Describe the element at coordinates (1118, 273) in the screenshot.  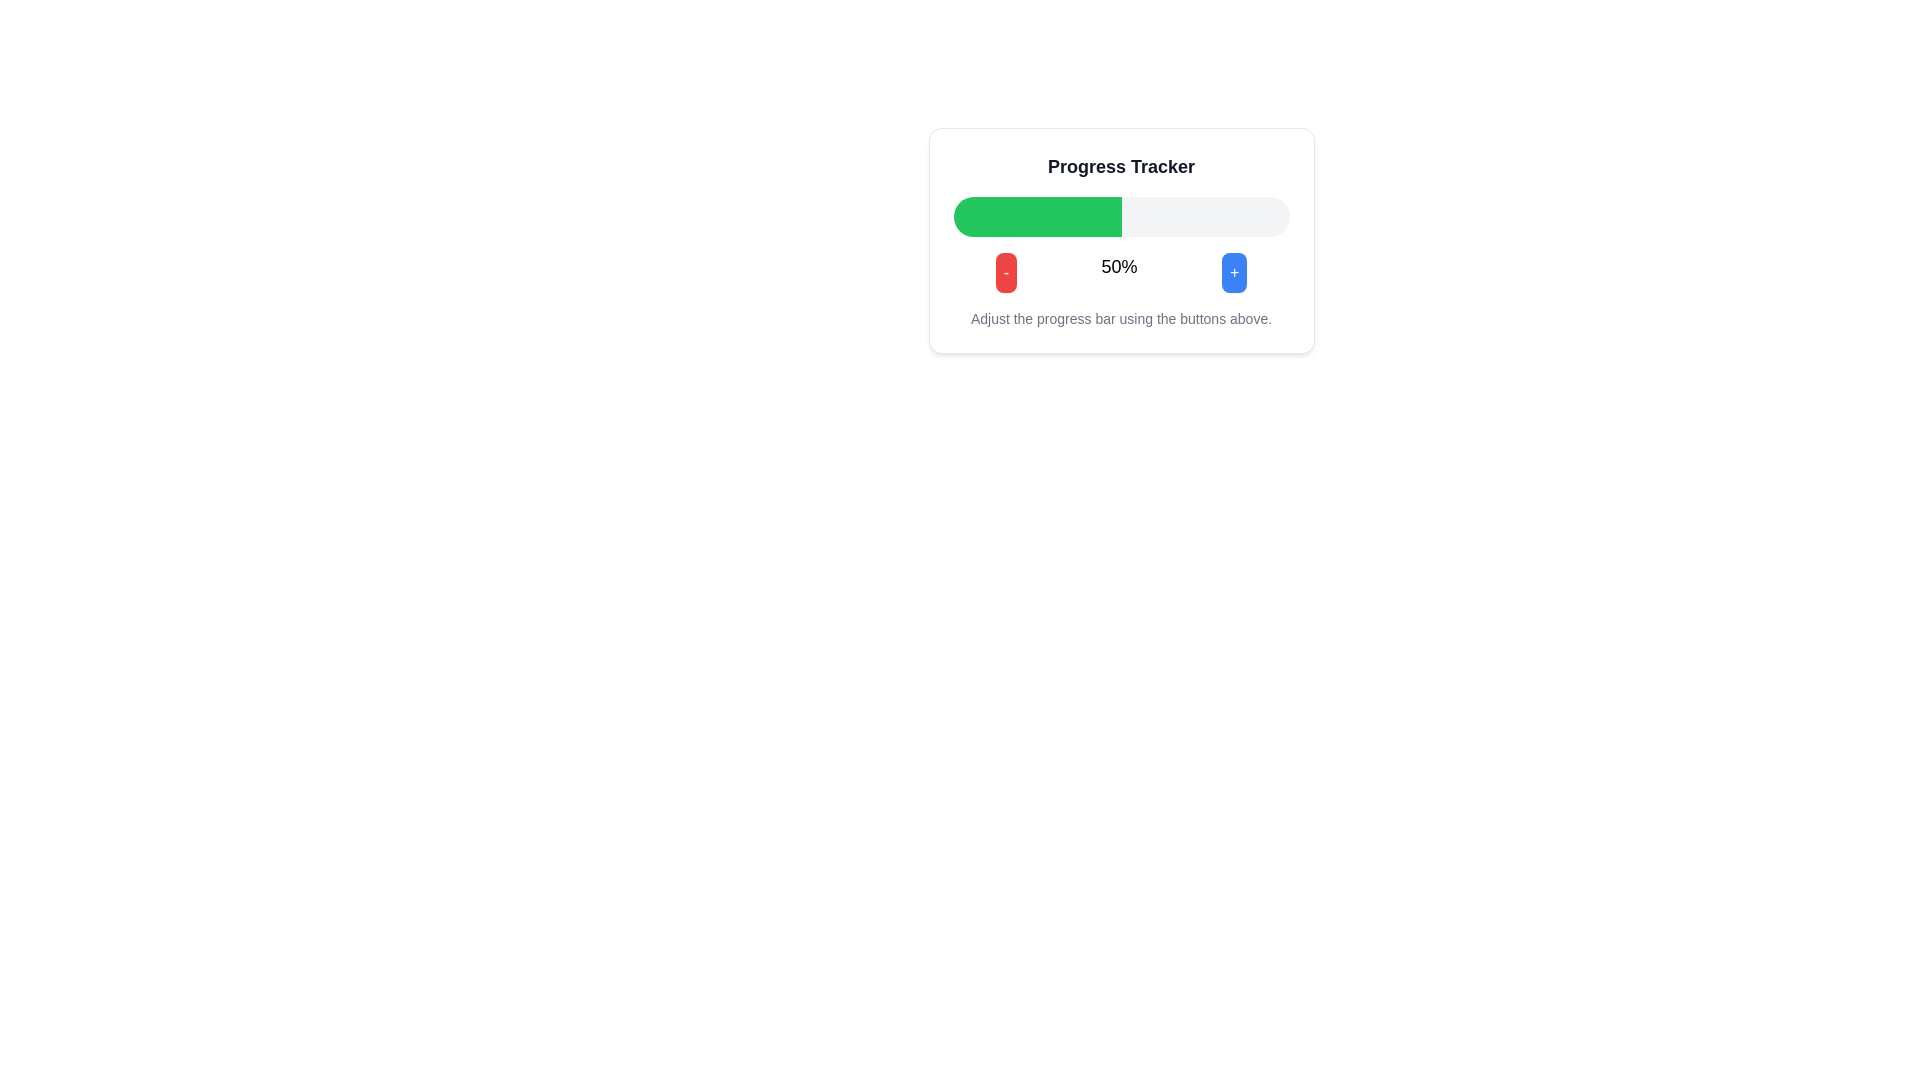
I see `the bold static text displaying '50%', which is centrally positioned between a red '-' button on its left and a blue '+' button on its right` at that location.